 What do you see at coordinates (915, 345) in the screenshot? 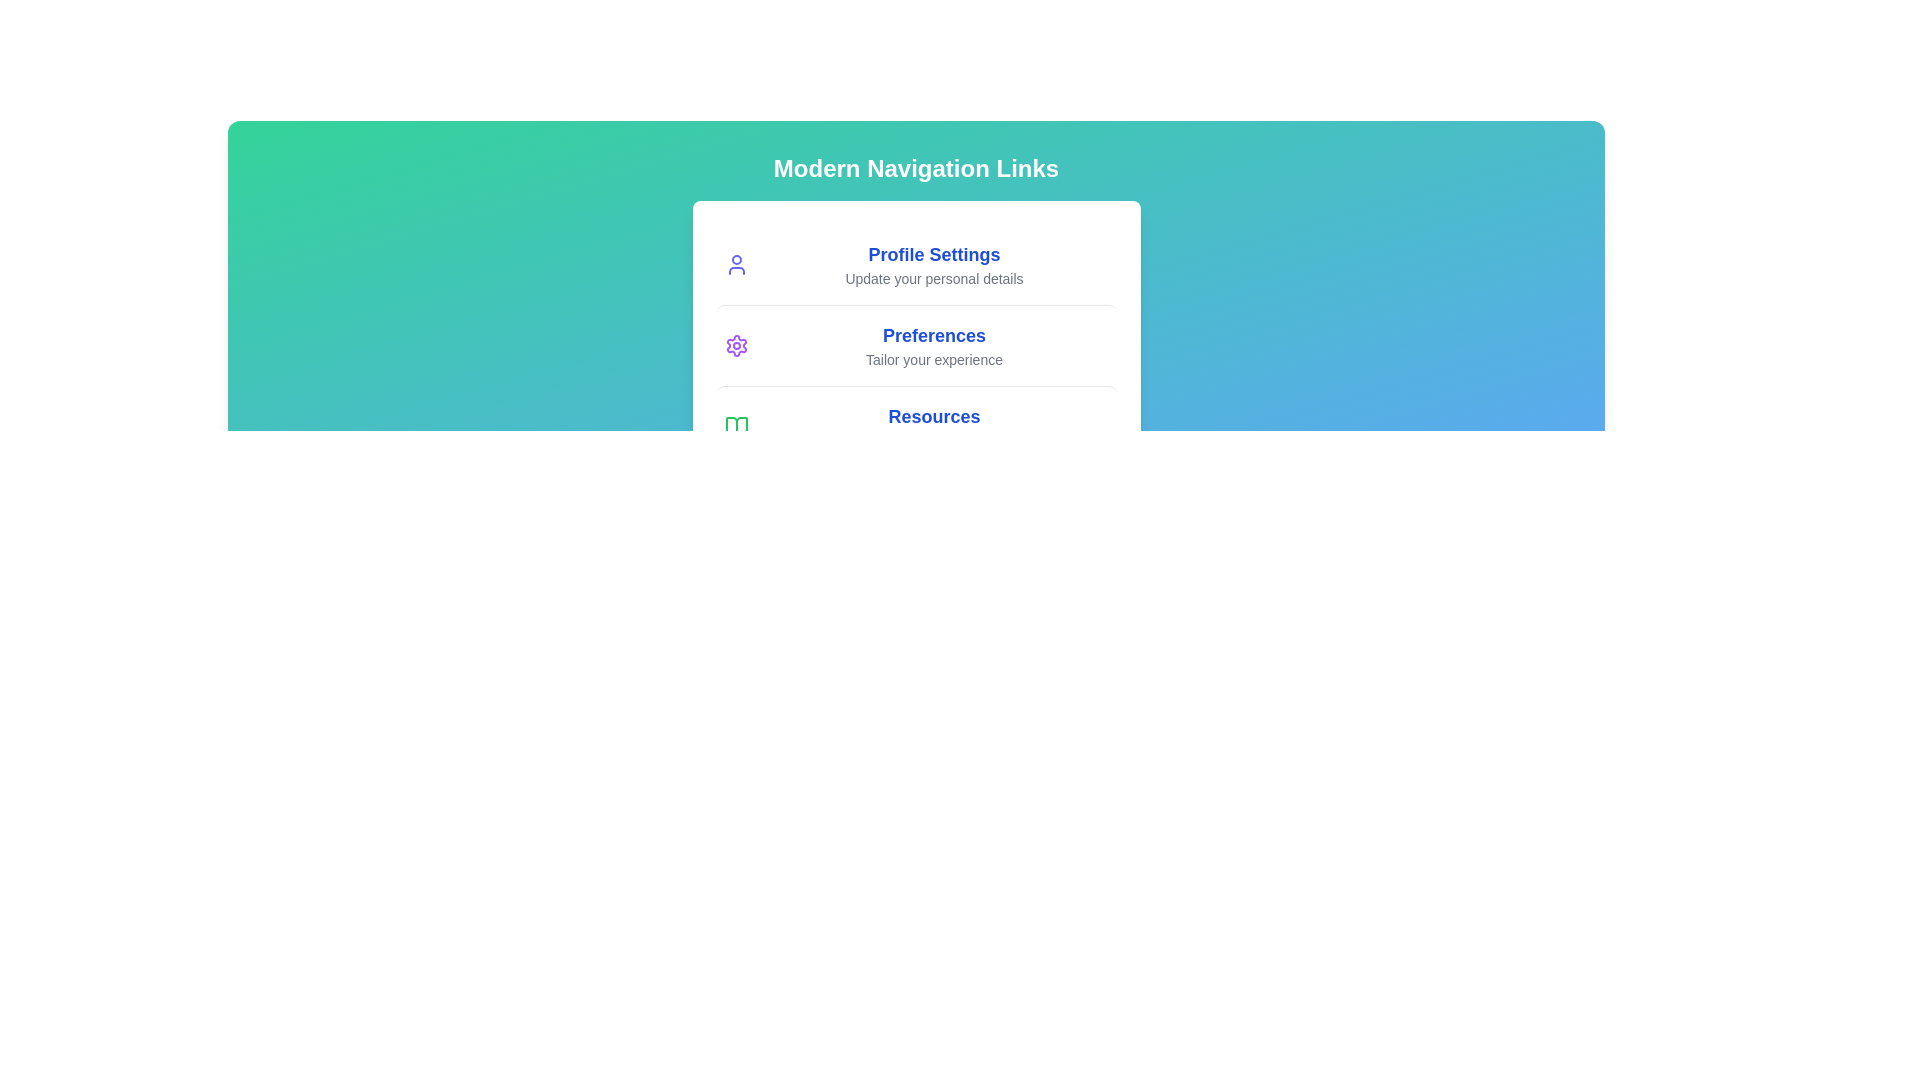
I see `the 'Preferences' navigation link with a purple gear icon to visualize its interactive state` at bounding box center [915, 345].